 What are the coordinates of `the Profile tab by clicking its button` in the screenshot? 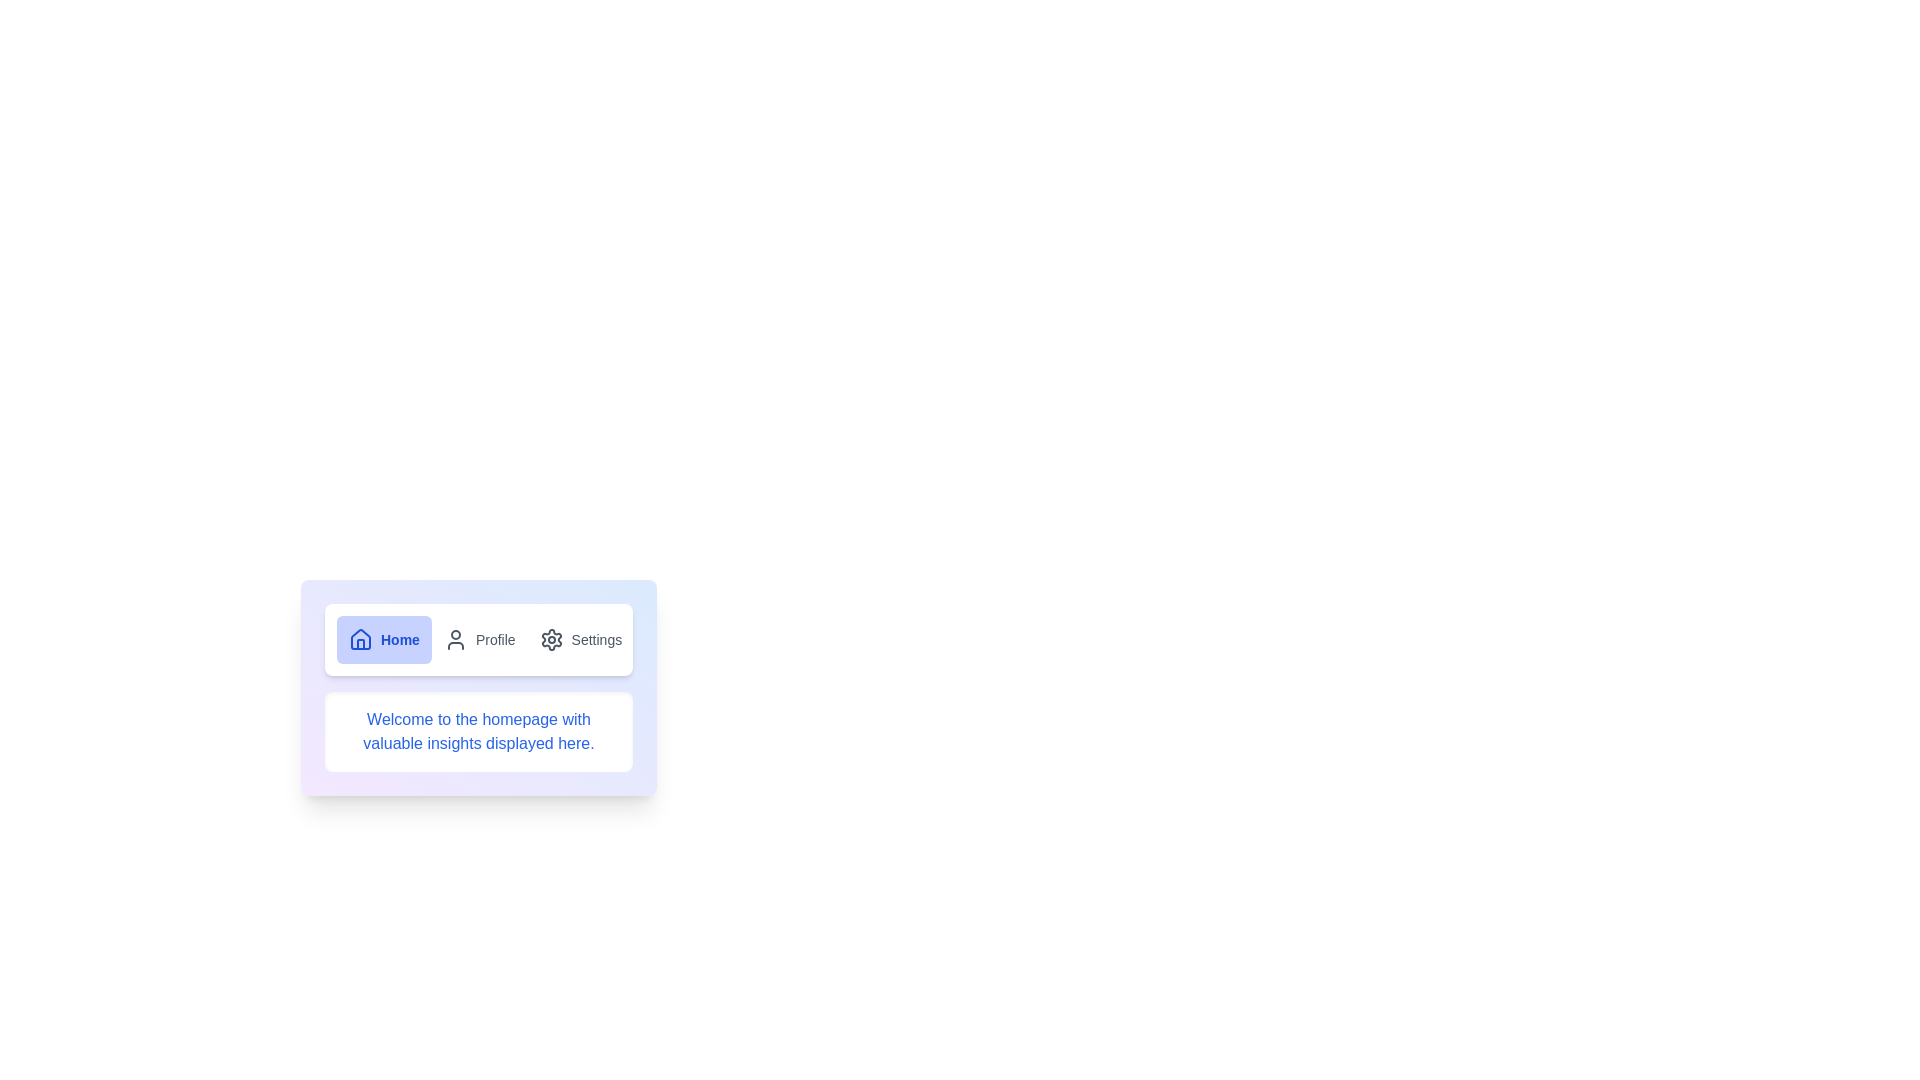 It's located at (478, 640).